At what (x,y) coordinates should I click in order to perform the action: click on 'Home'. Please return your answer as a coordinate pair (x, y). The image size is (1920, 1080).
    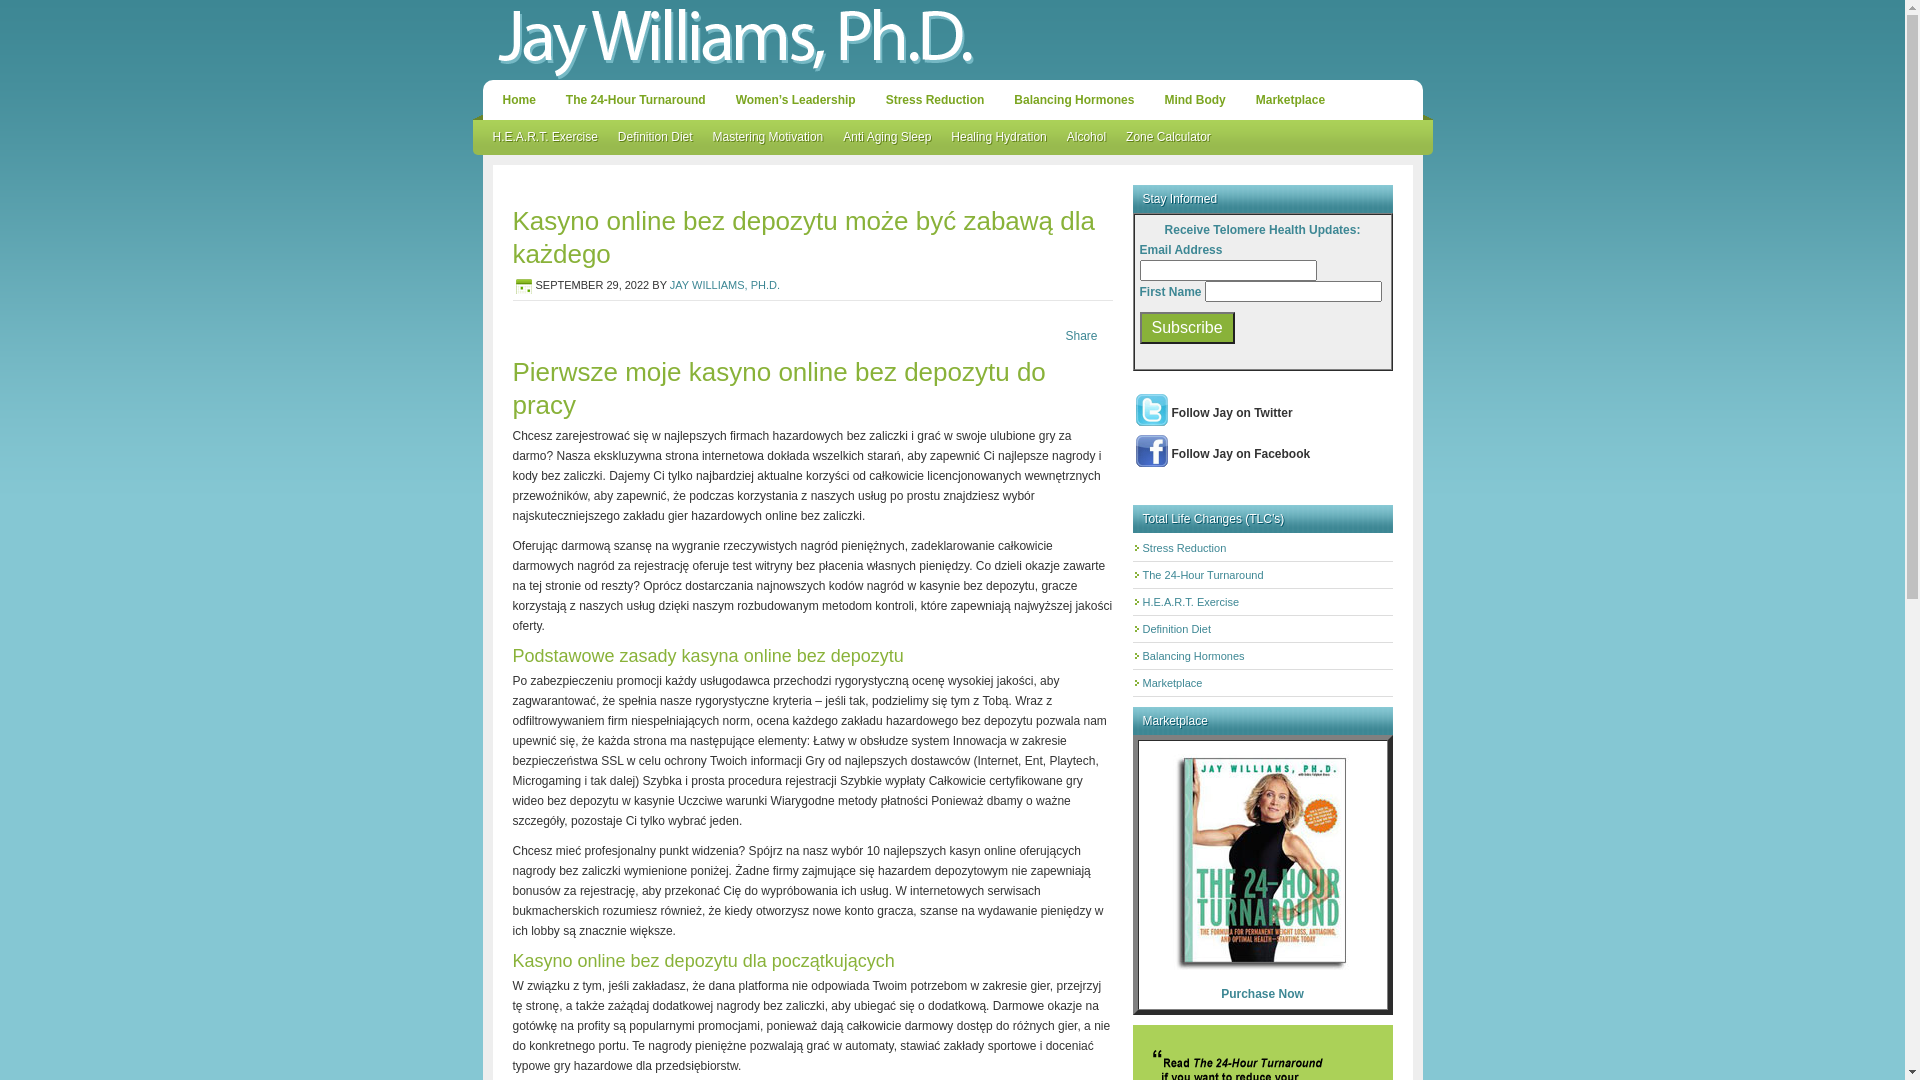
    Looking at the image, I should click on (518, 100).